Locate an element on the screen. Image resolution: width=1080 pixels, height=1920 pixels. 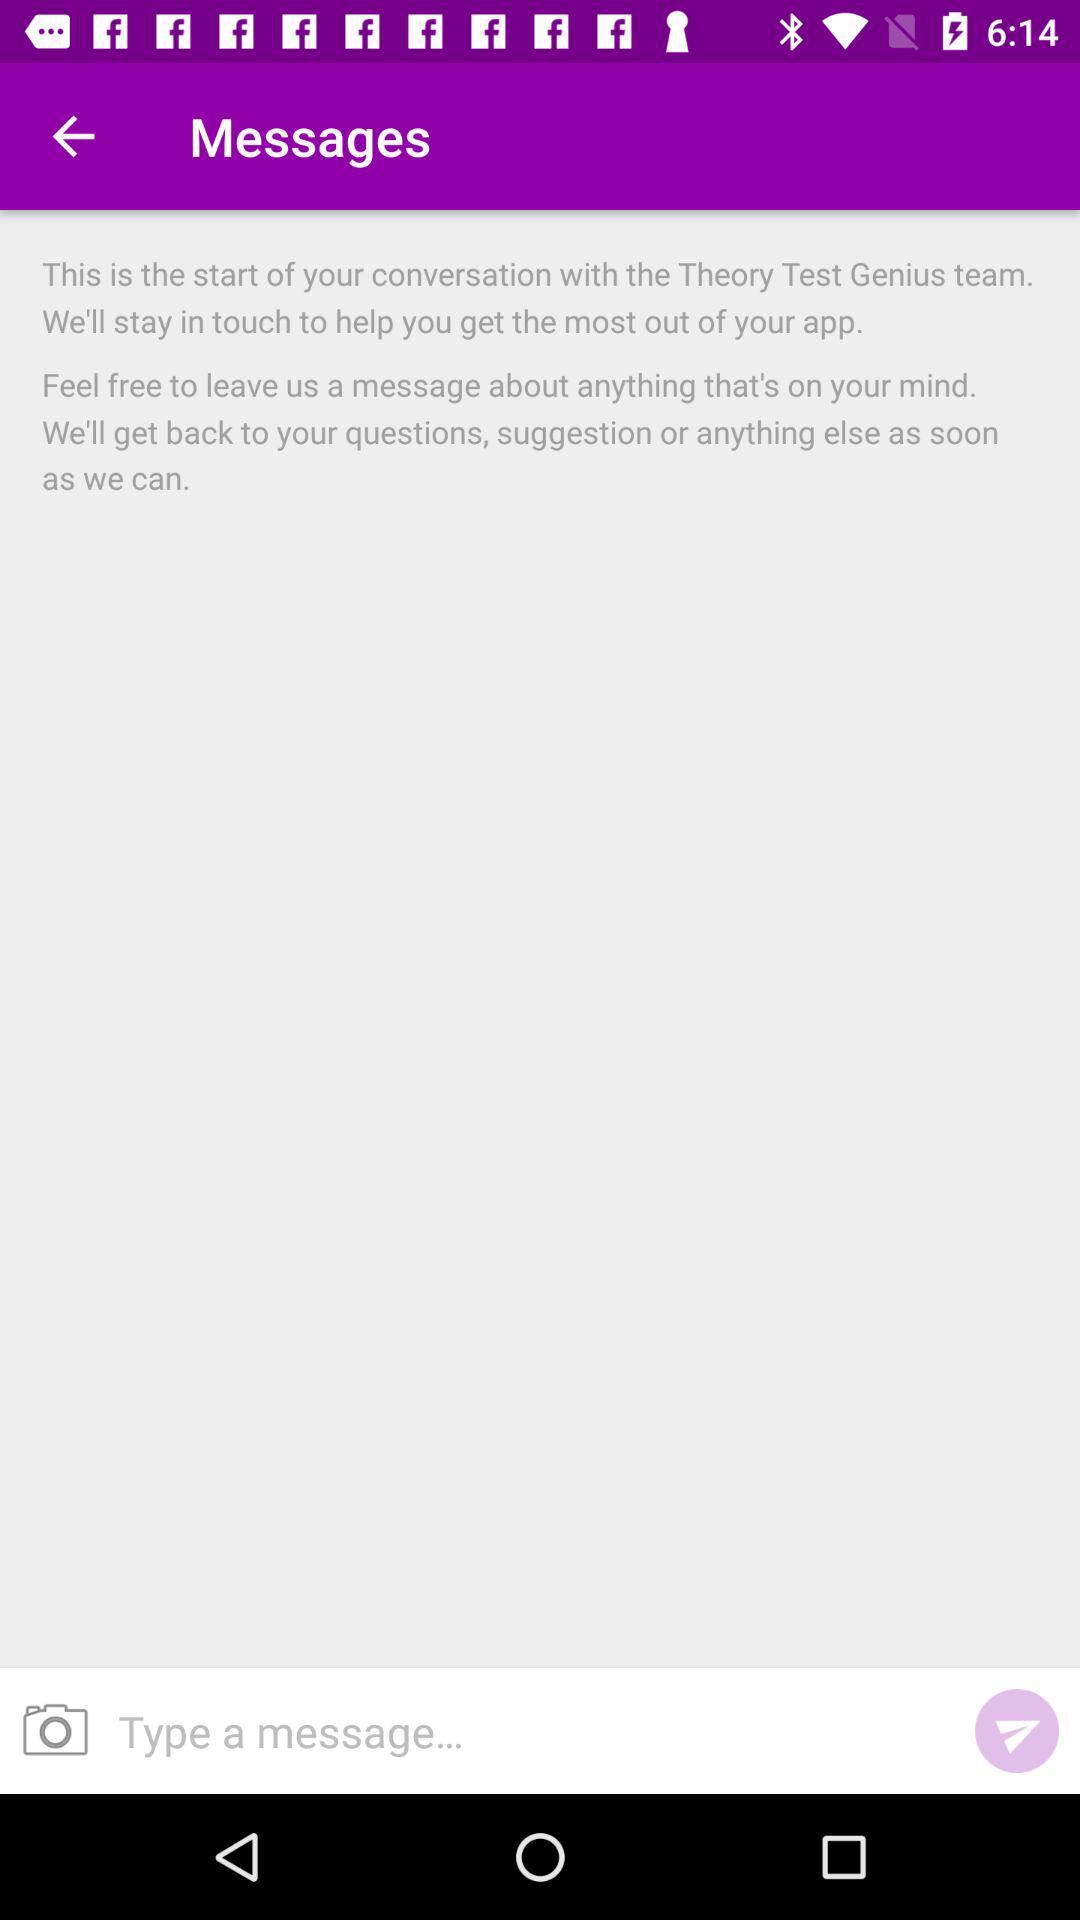
the item next to messages item is located at coordinates (72, 135).